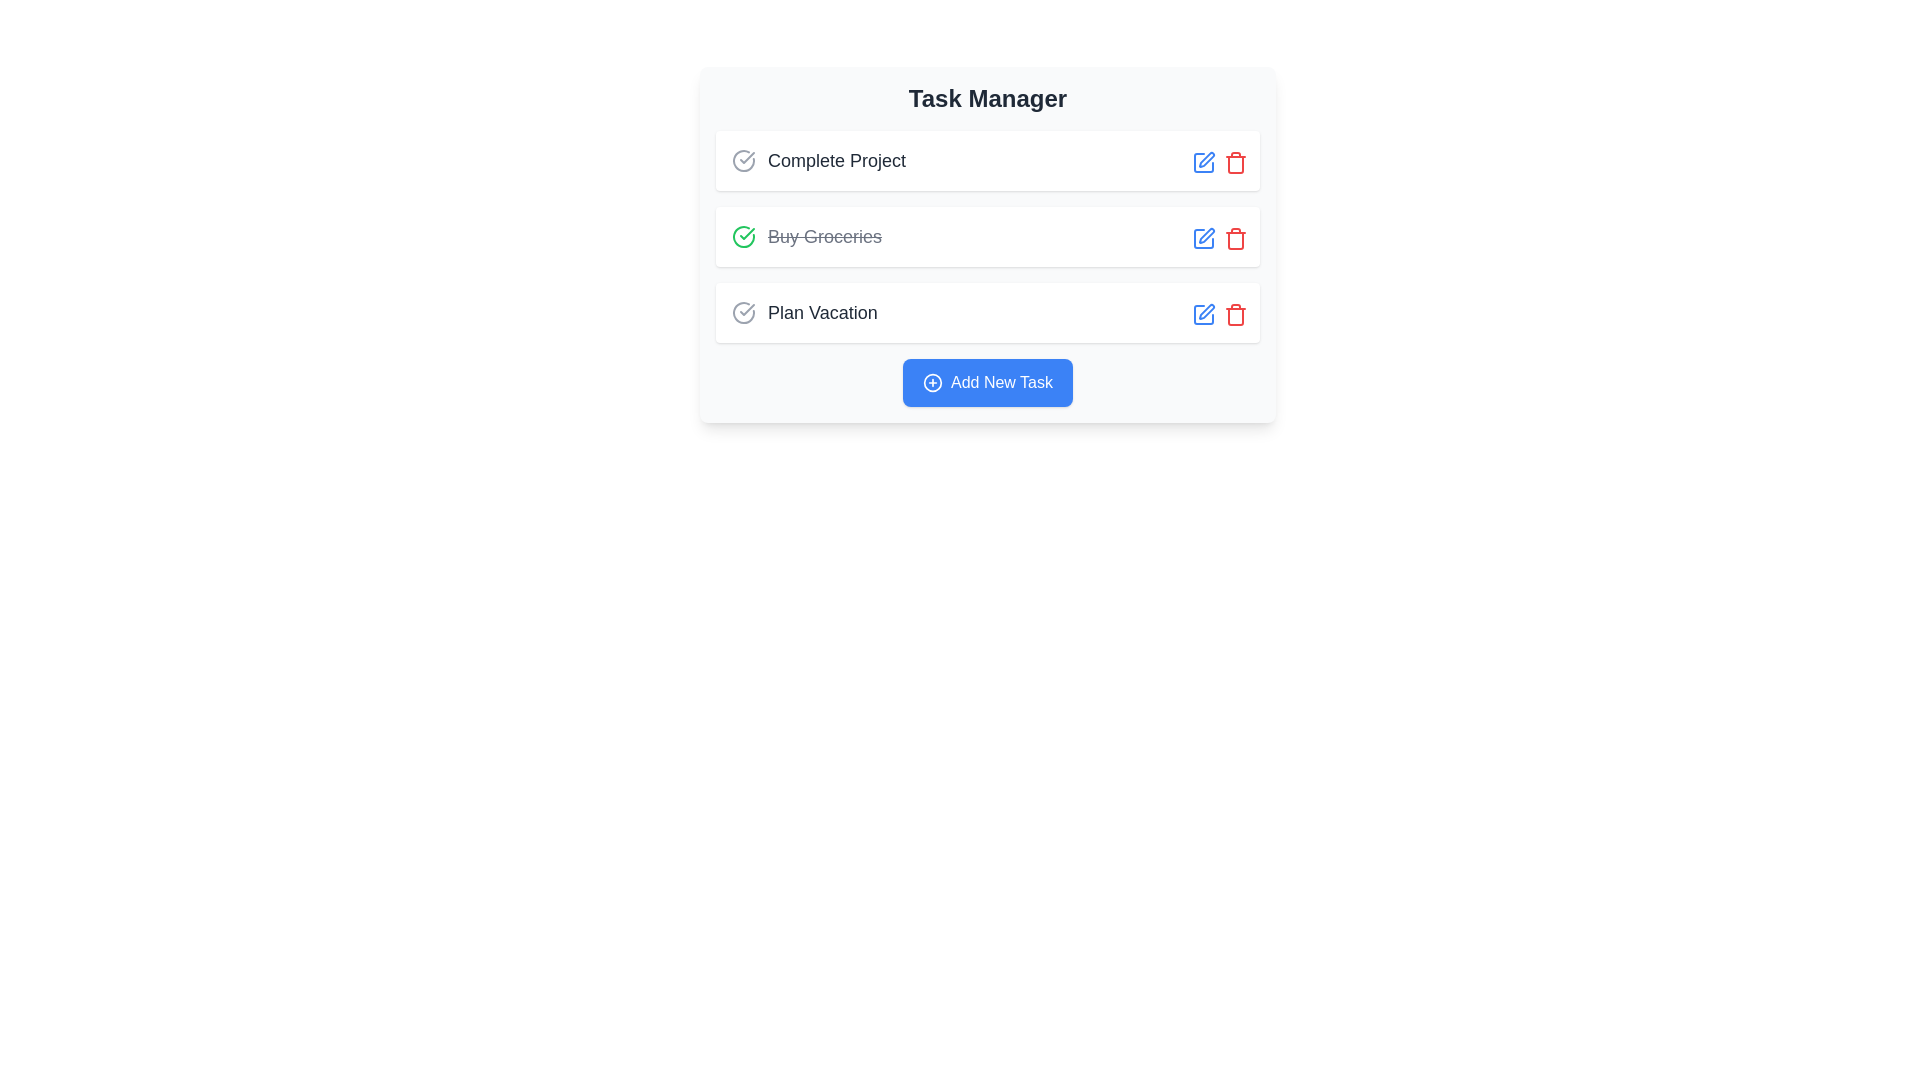 The image size is (1920, 1080). What do you see at coordinates (804, 312) in the screenshot?
I see `the third task item in the Task Manager to interact with it` at bounding box center [804, 312].